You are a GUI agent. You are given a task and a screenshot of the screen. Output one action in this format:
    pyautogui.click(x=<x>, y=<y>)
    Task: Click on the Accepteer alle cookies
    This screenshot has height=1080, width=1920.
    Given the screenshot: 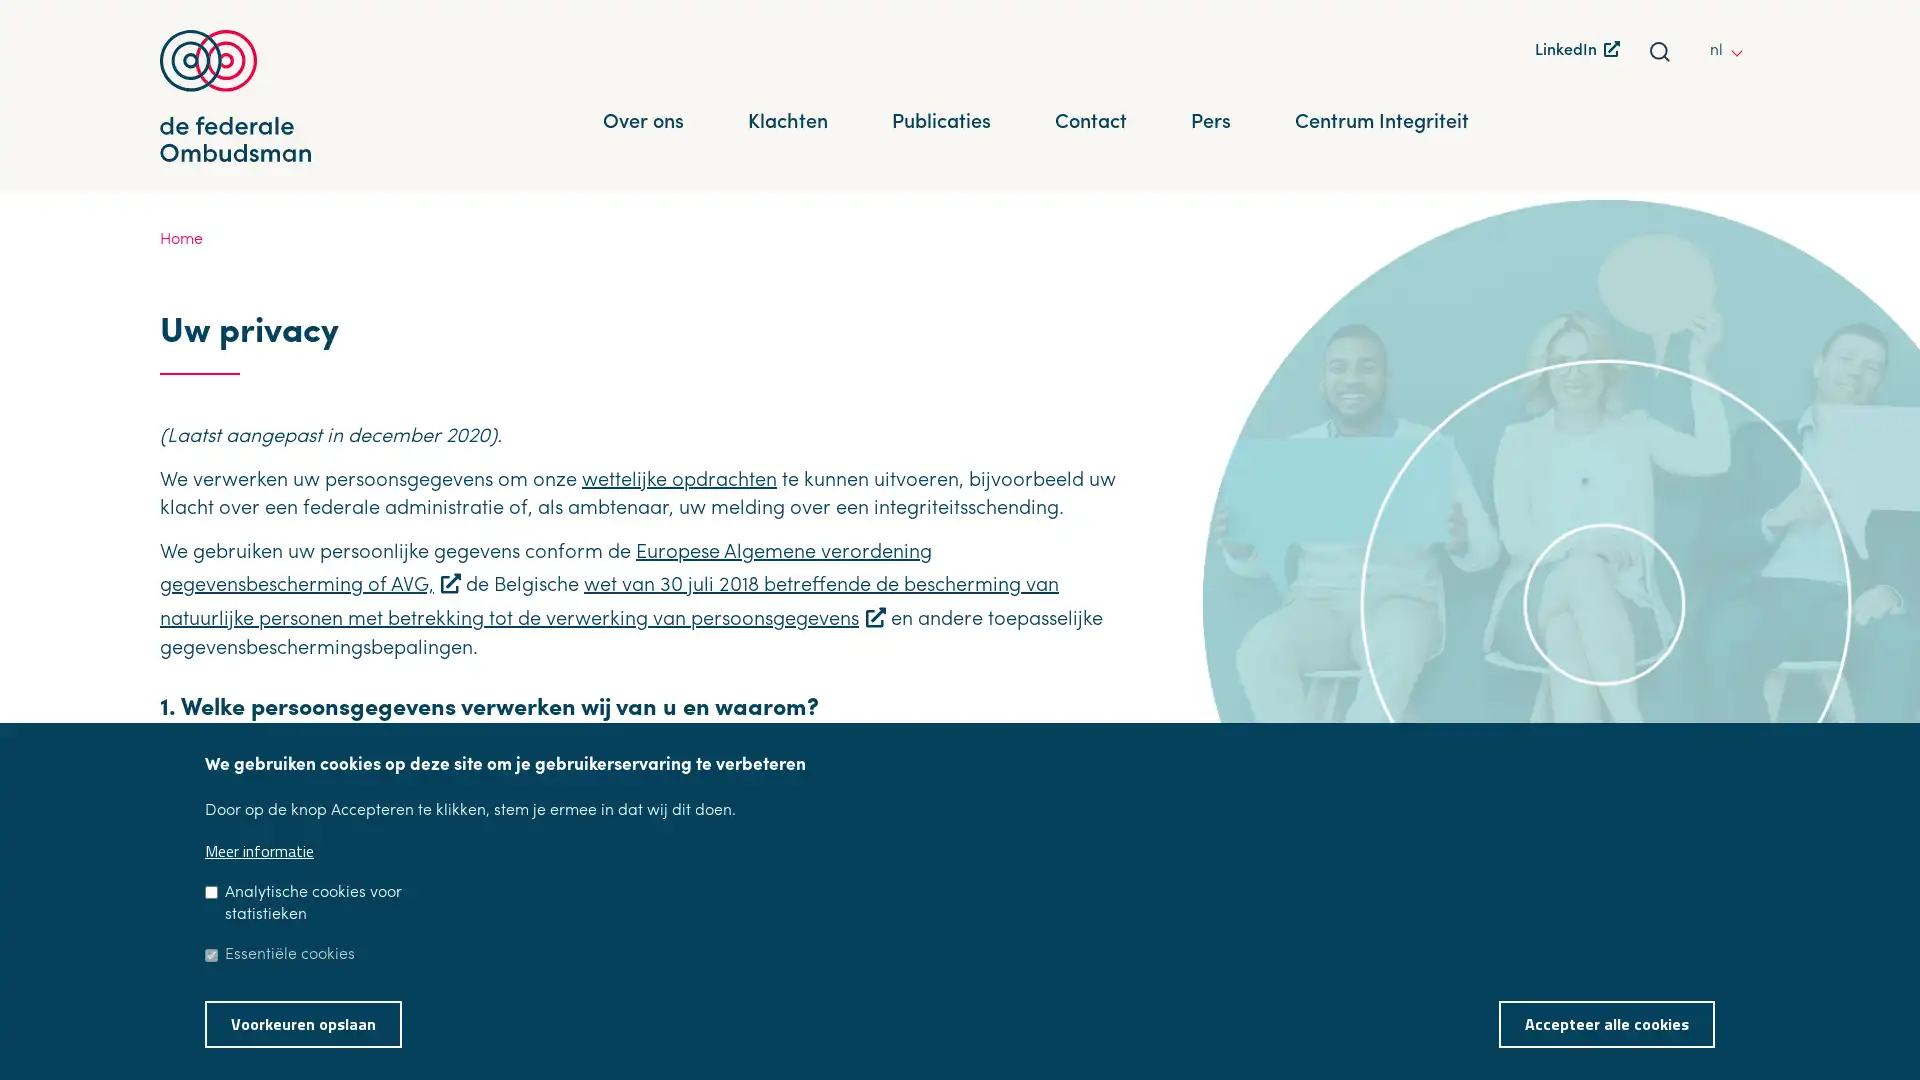 What is the action you would take?
    pyautogui.click(x=1607, y=1023)
    